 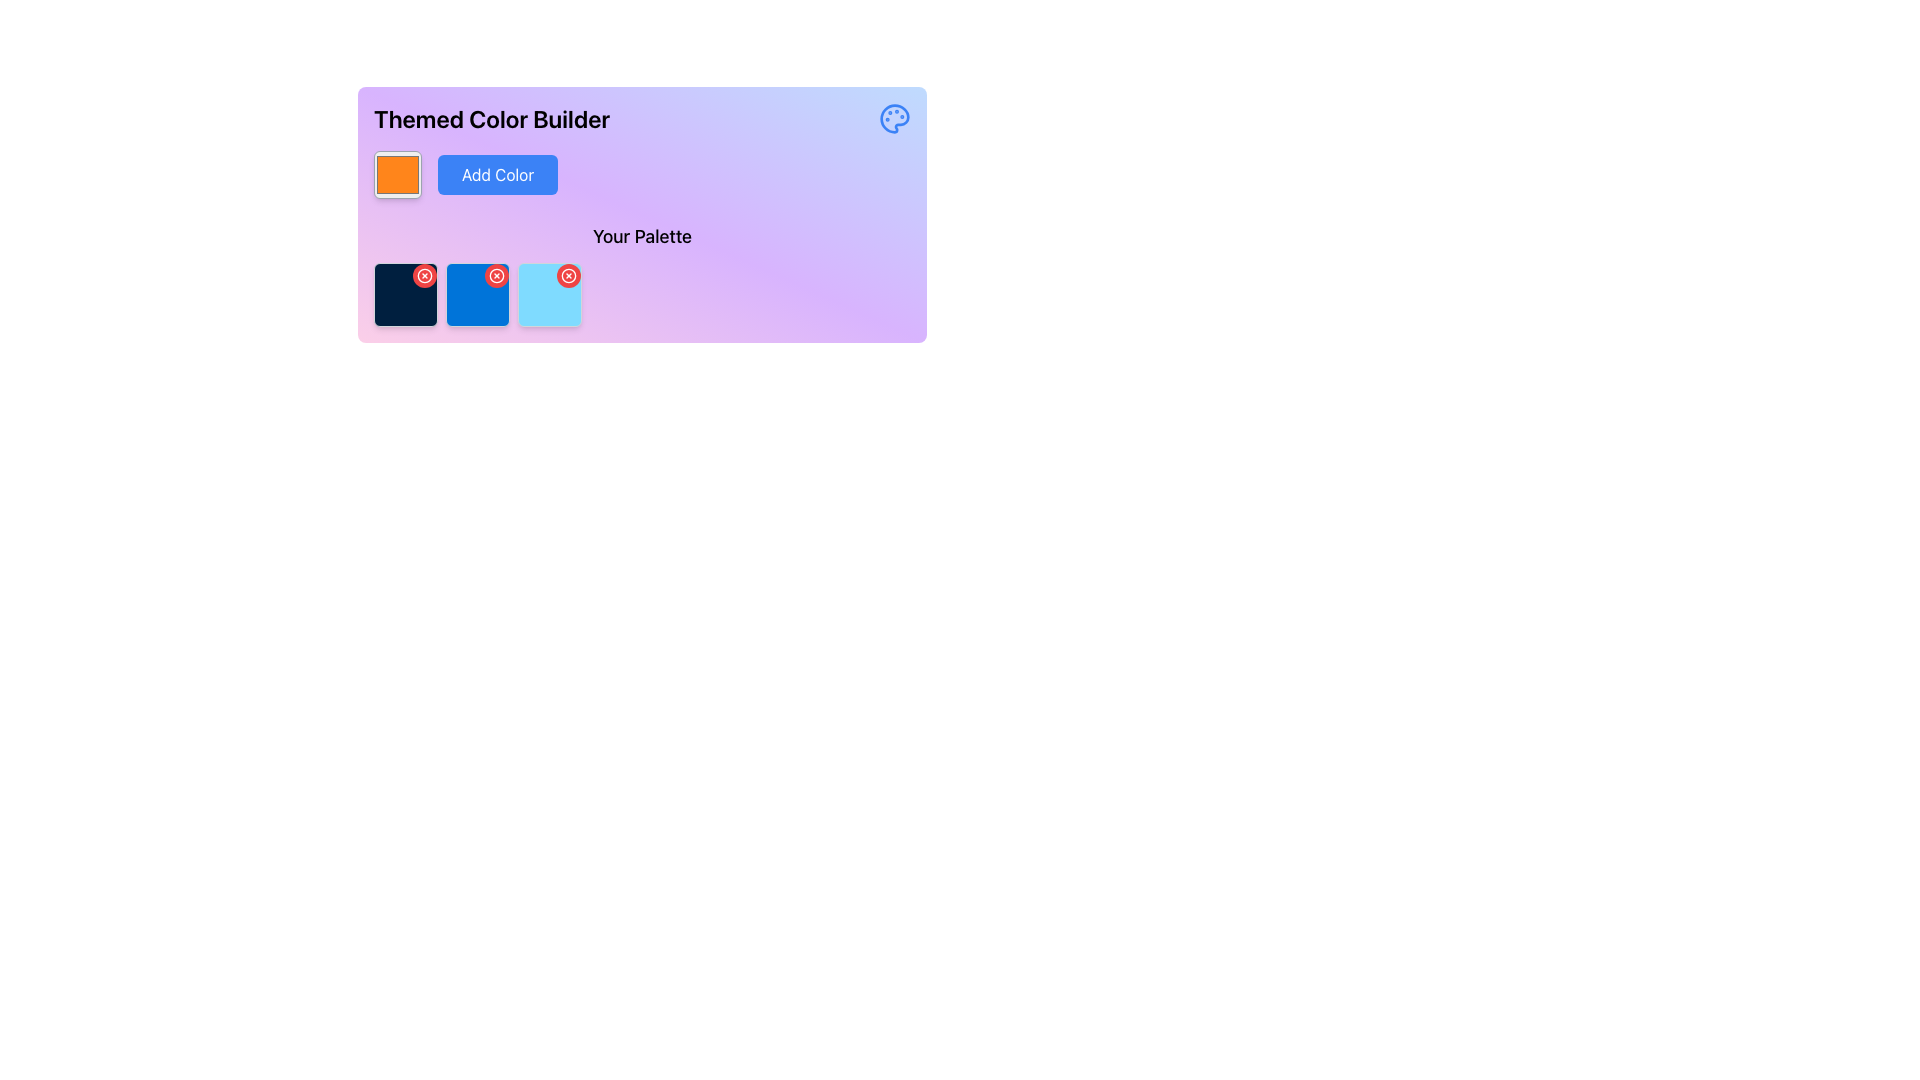 I want to click on the close button located at the top-right corner of the blue square card, which is the second card from the left in a row of three cards, so click(x=497, y=276).